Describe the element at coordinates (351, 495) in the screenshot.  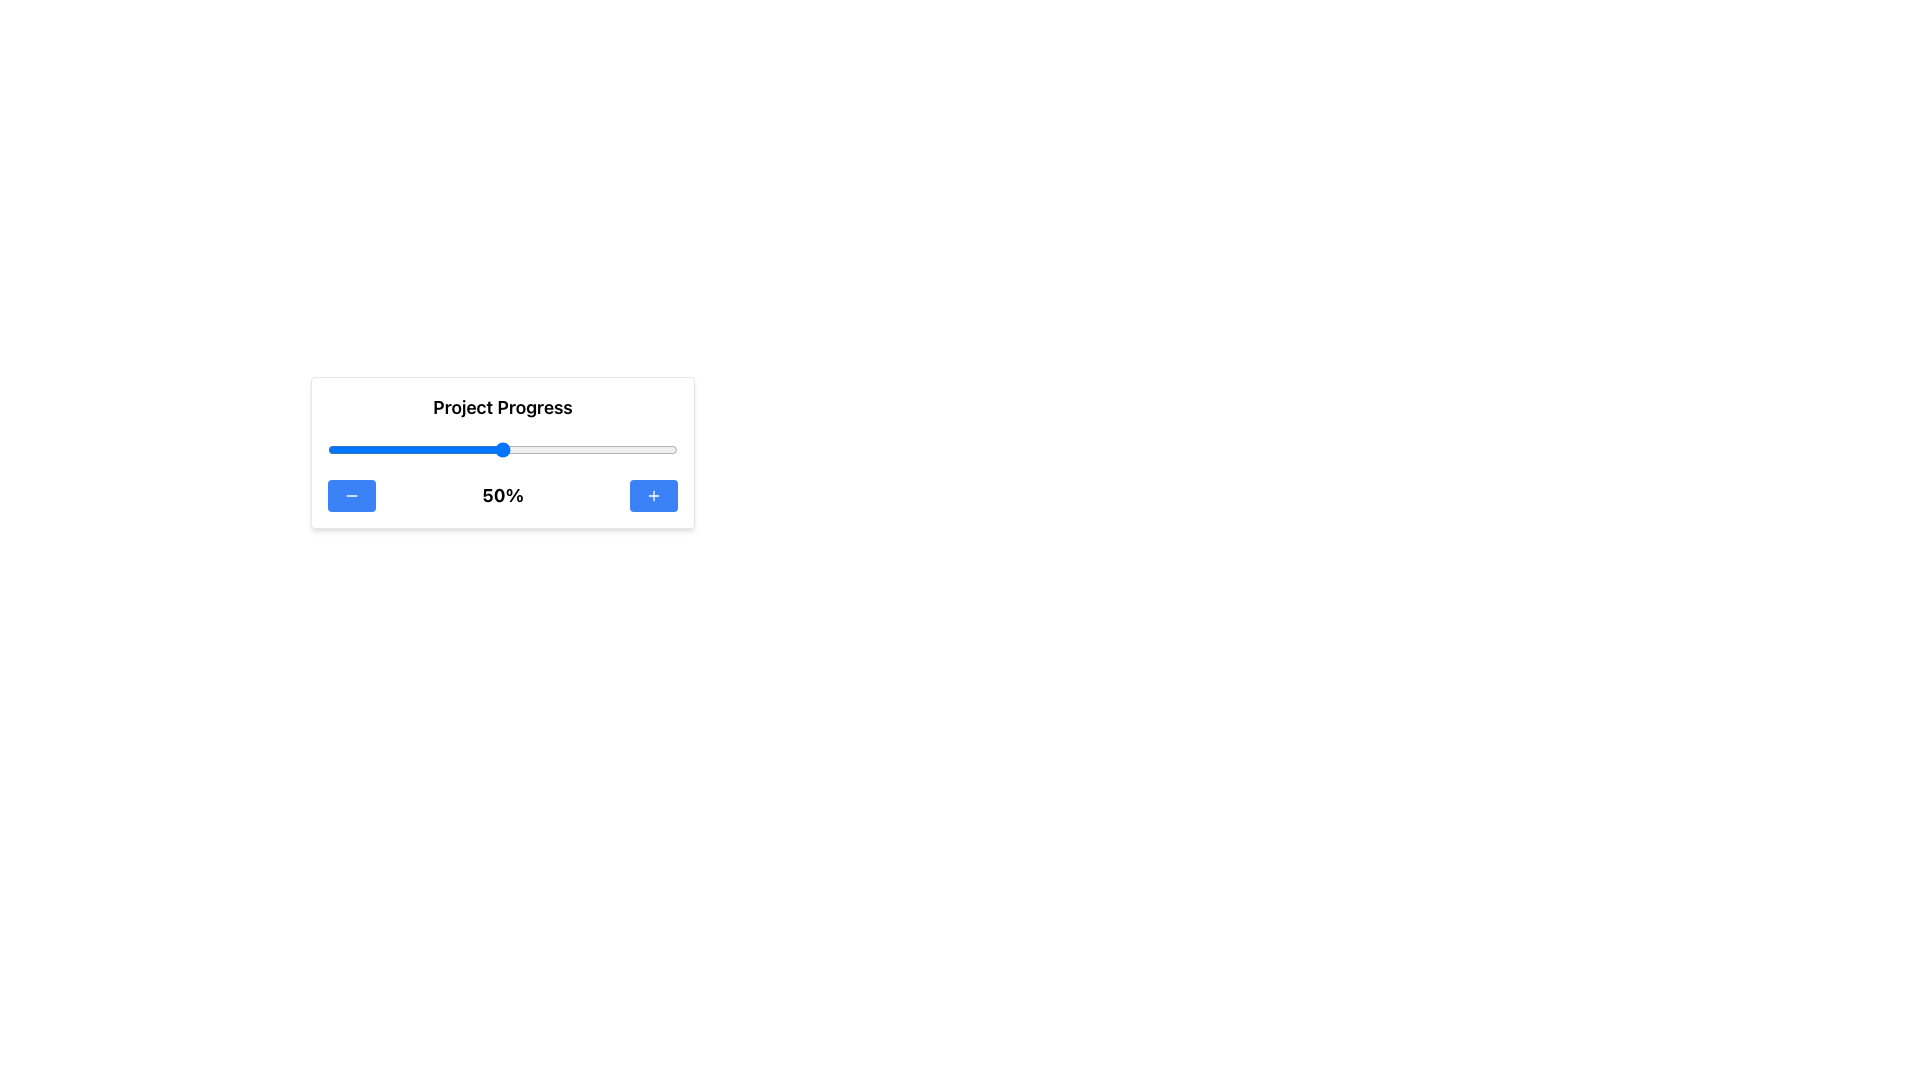
I see `the minus icon, which is styled as a thin horizontal line within a blue button with rounded corners, located below the Project Progress indicator` at that location.